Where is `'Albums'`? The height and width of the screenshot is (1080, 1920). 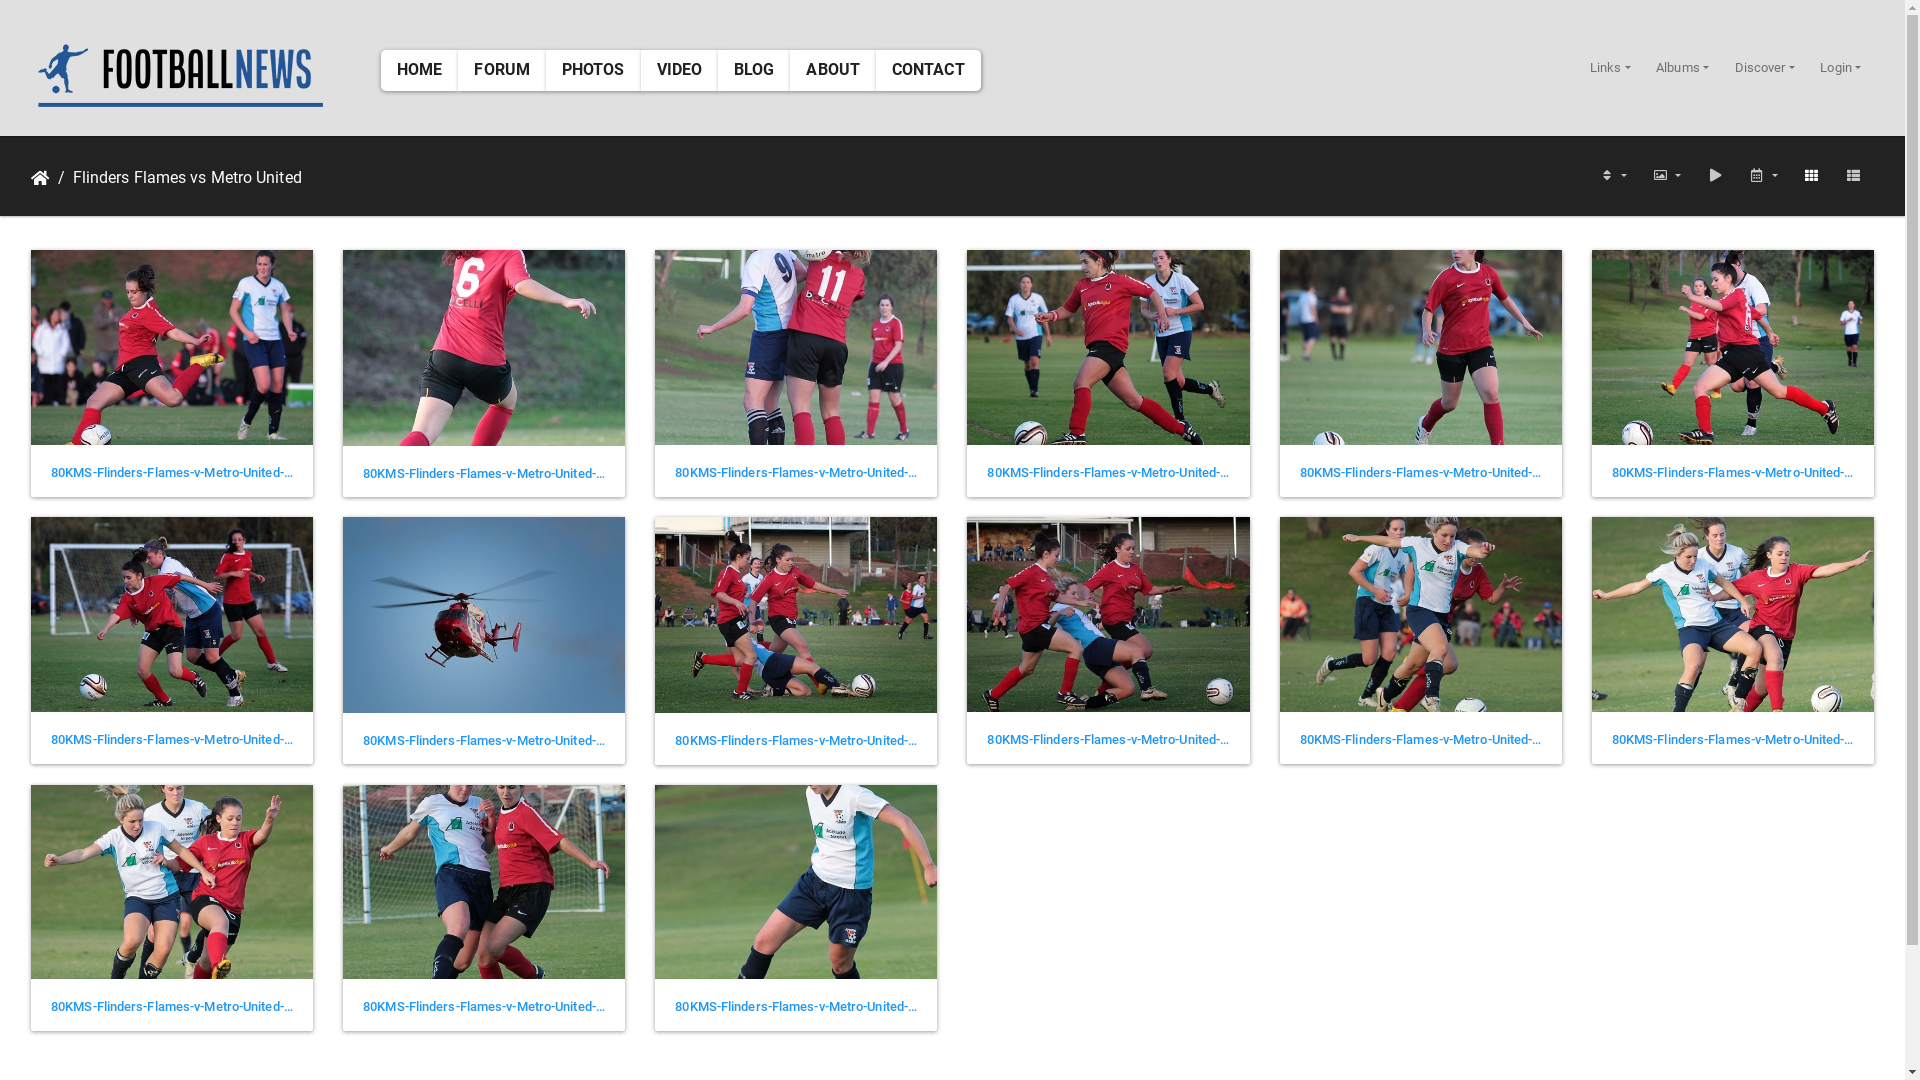
'Albums' is located at coordinates (1681, 67).